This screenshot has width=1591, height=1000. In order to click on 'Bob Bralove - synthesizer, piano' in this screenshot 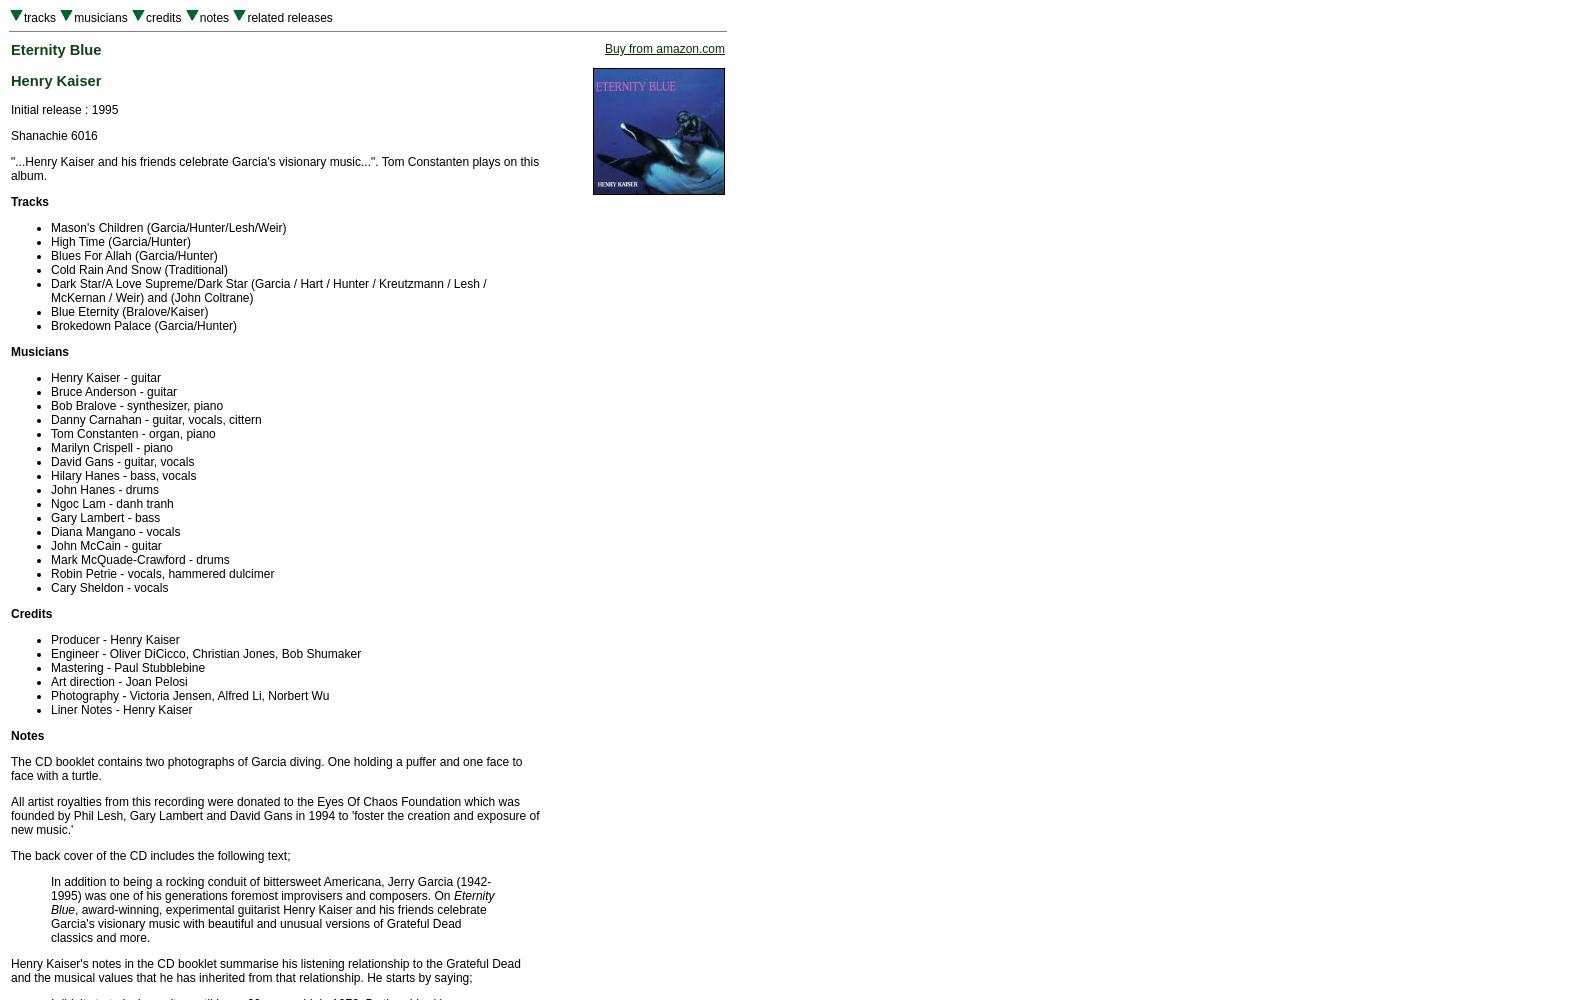, I will do `click(136, 406)`.